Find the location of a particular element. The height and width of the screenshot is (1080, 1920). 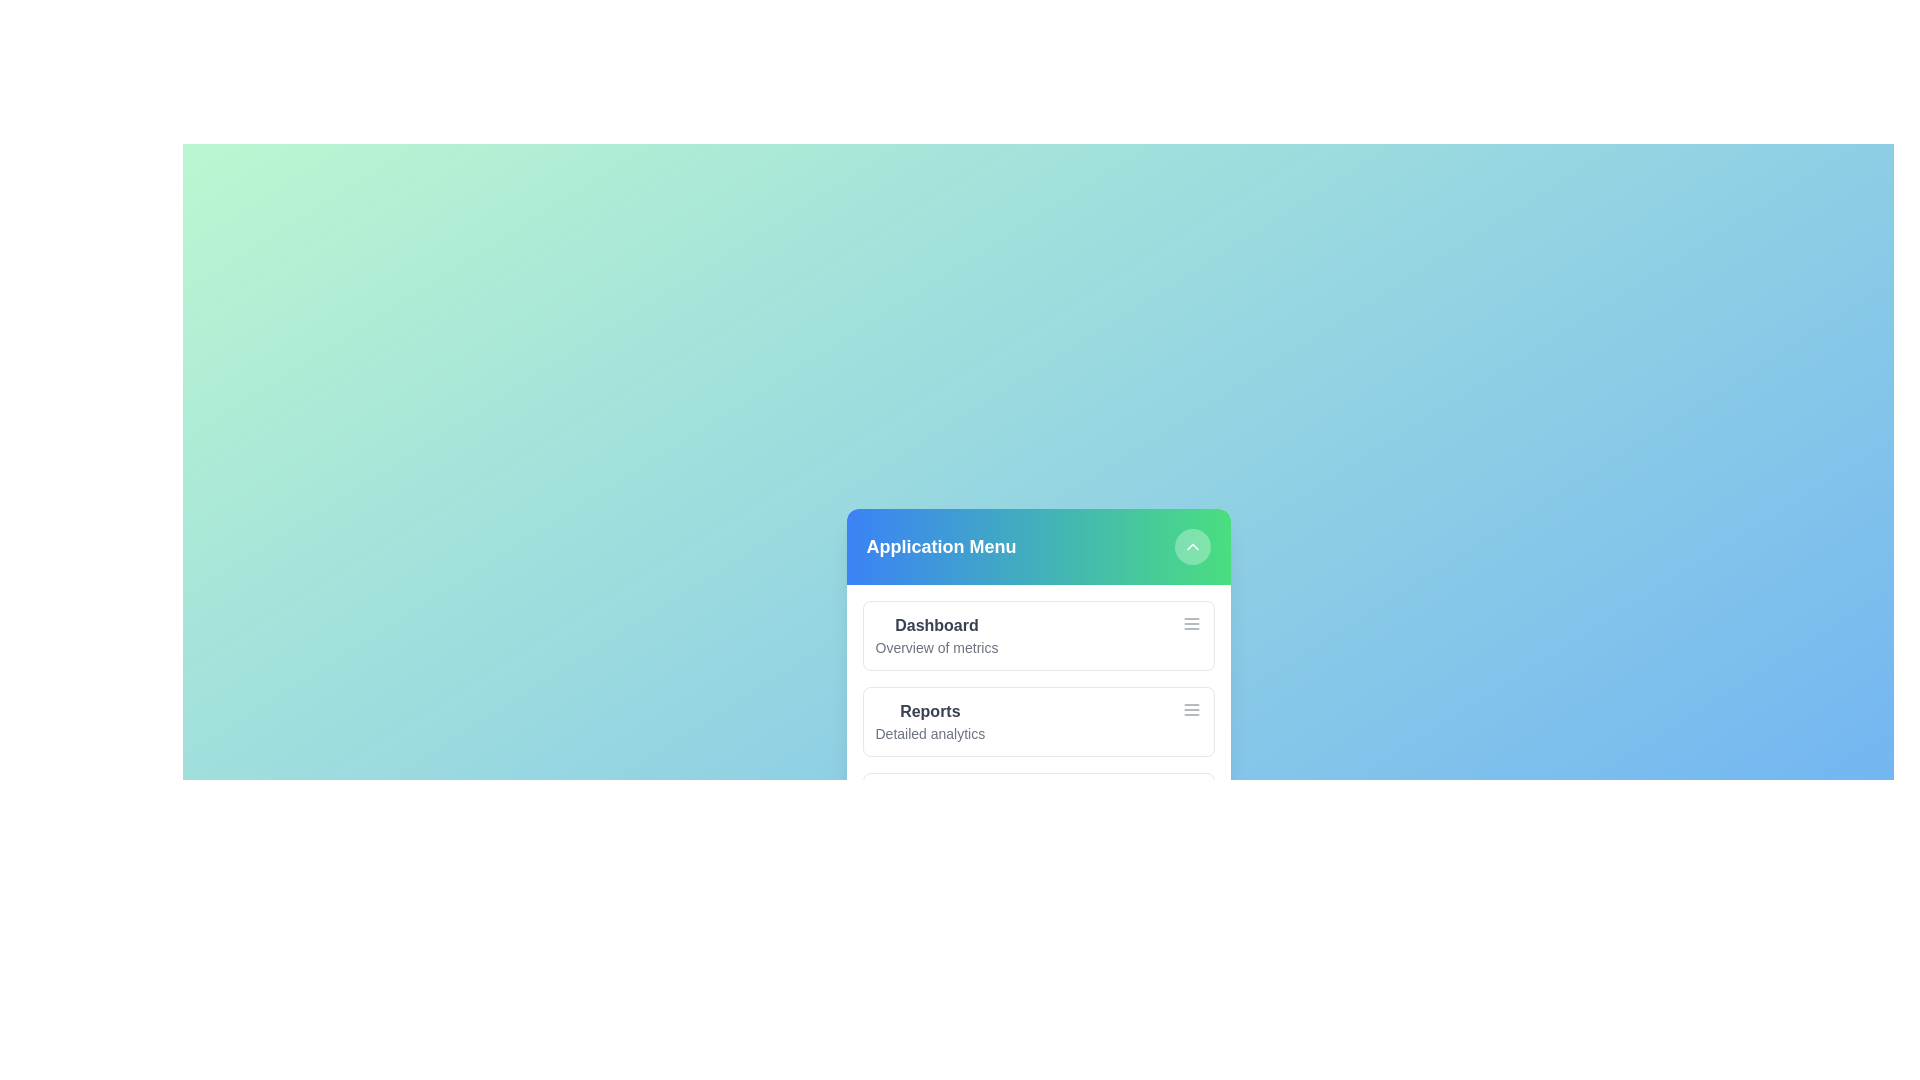

the menu item Dashboard to observe its hover effect is located at coordinates (935, 636).